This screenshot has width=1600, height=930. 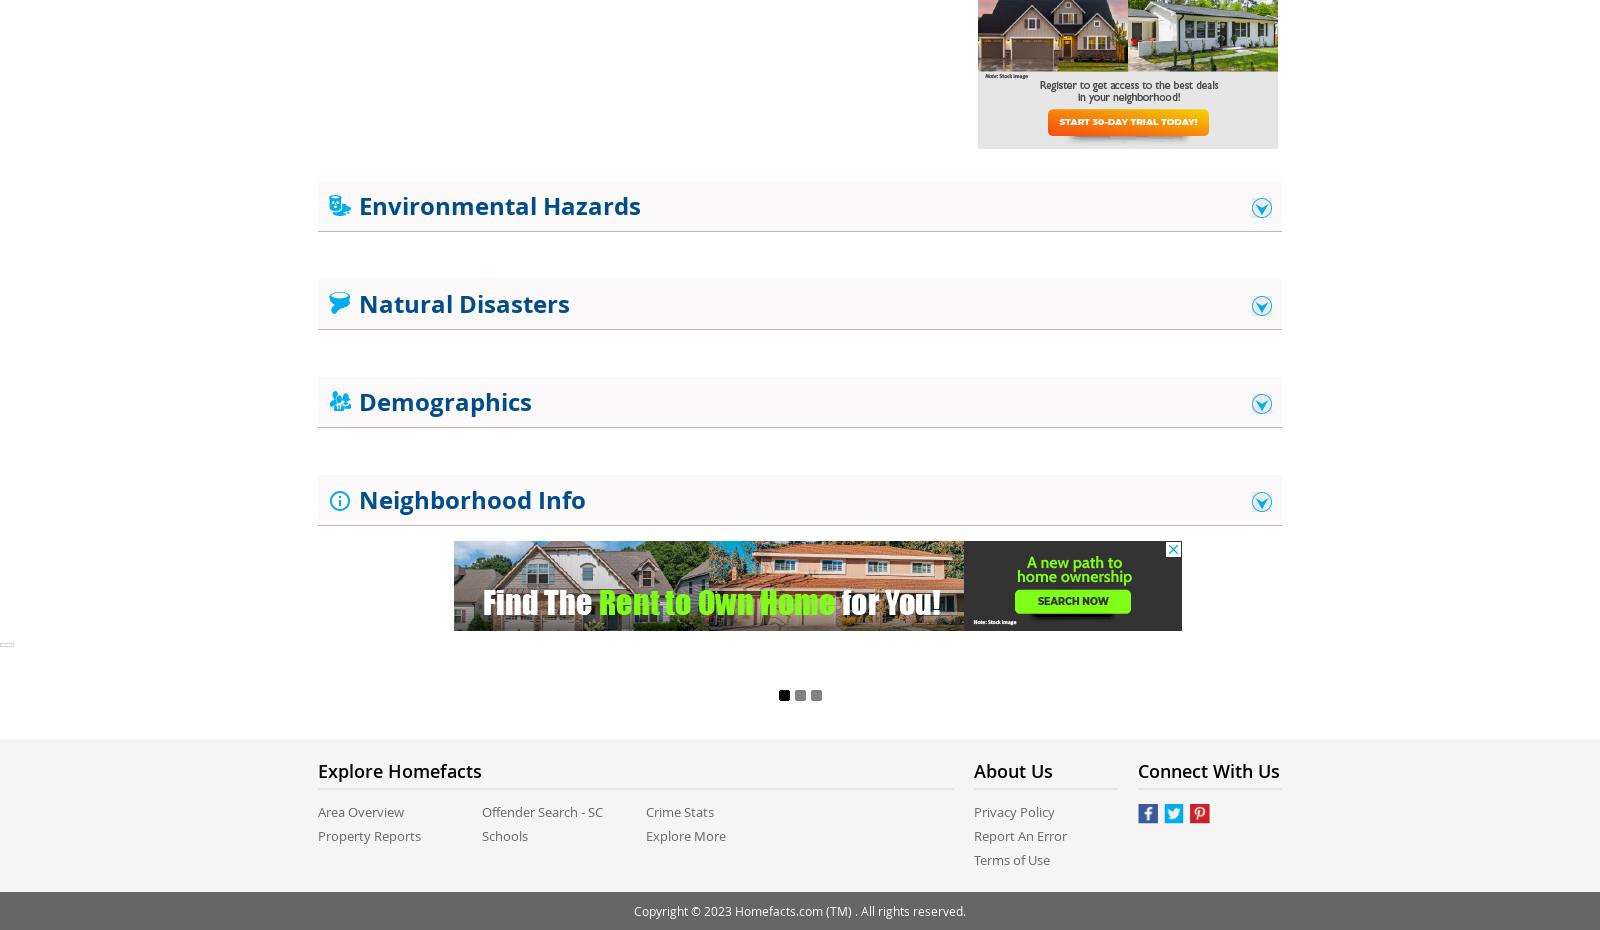 I want to click on 'About us', so click(x=973, y=770).